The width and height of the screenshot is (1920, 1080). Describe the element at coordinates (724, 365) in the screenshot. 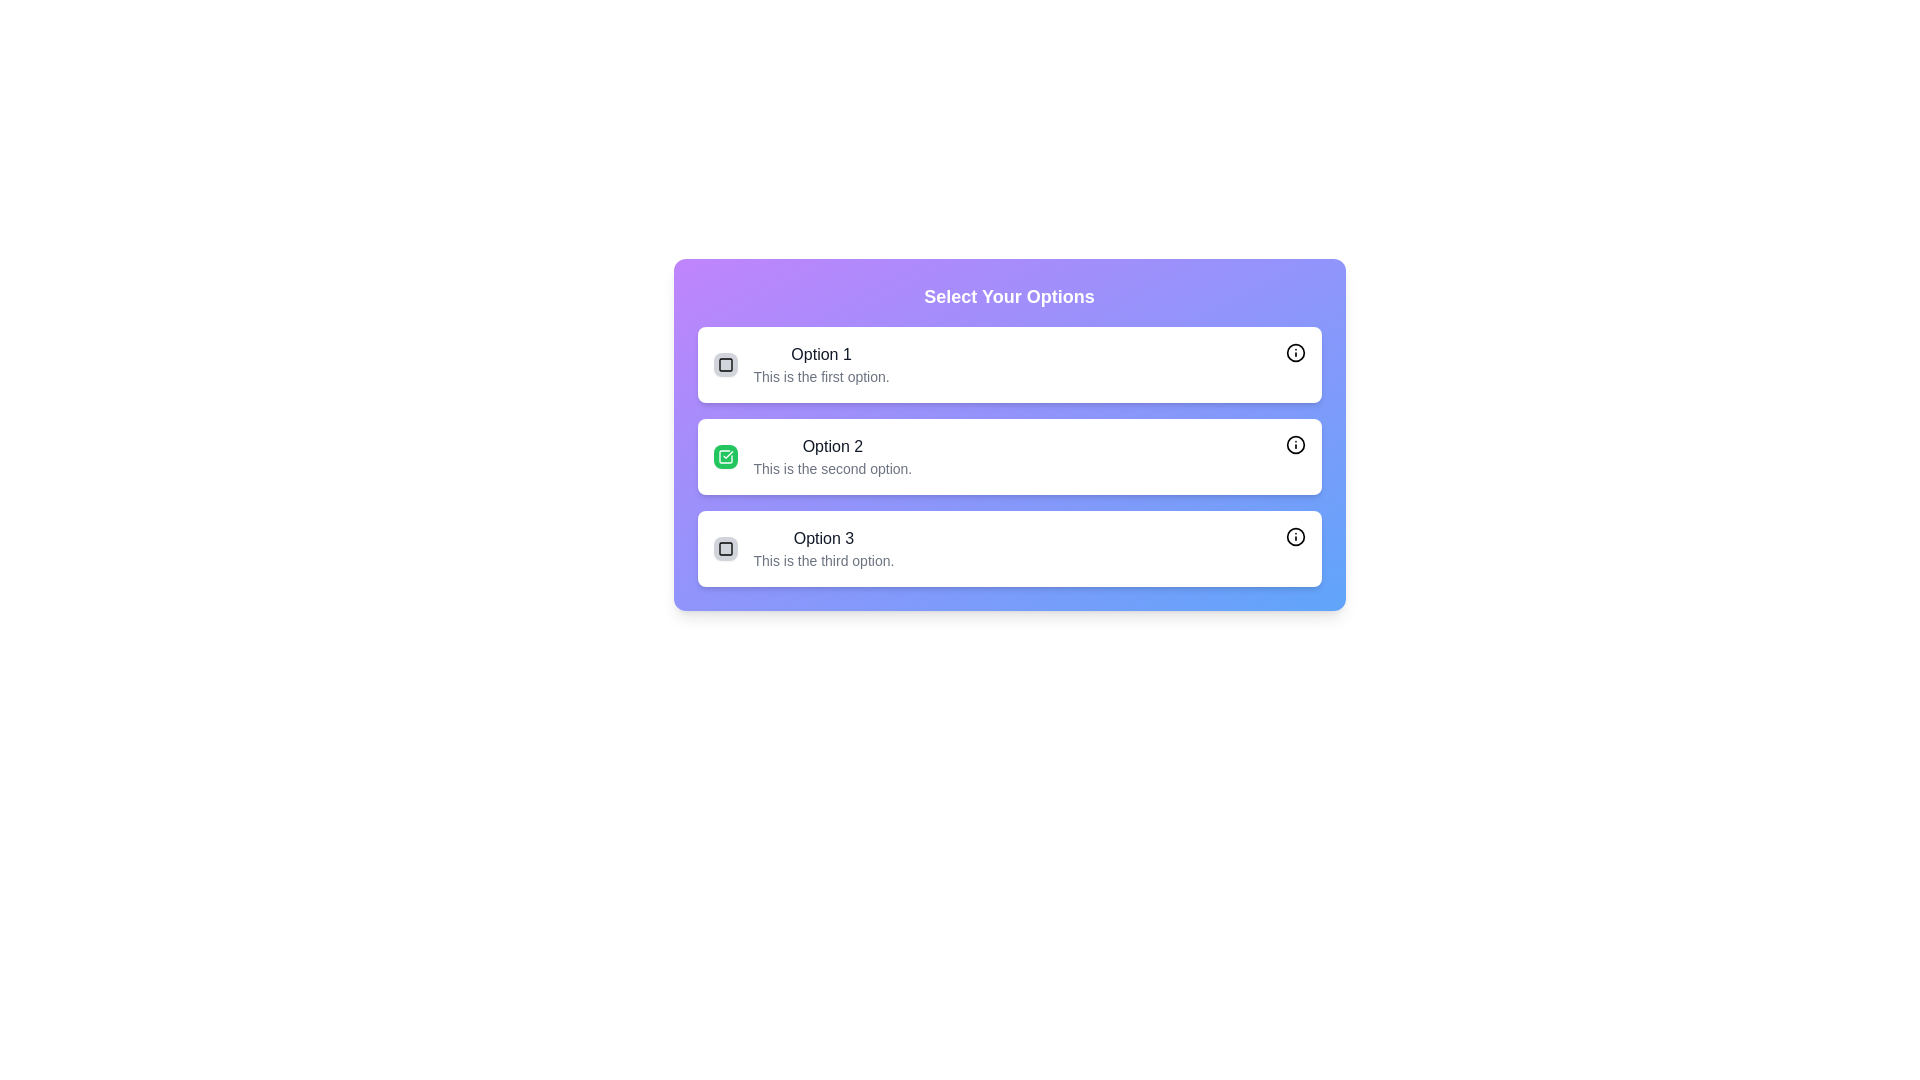

I see `the checkbox for 'Option 1'` at that location.